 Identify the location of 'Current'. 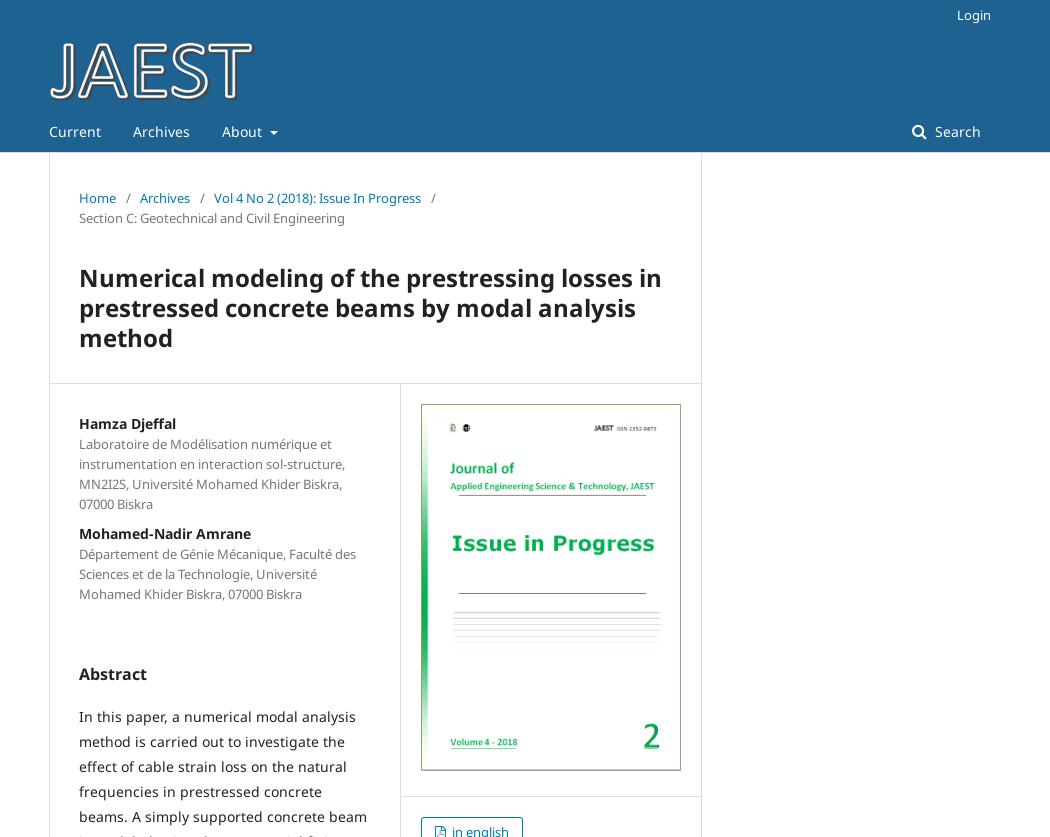
(73, 131).